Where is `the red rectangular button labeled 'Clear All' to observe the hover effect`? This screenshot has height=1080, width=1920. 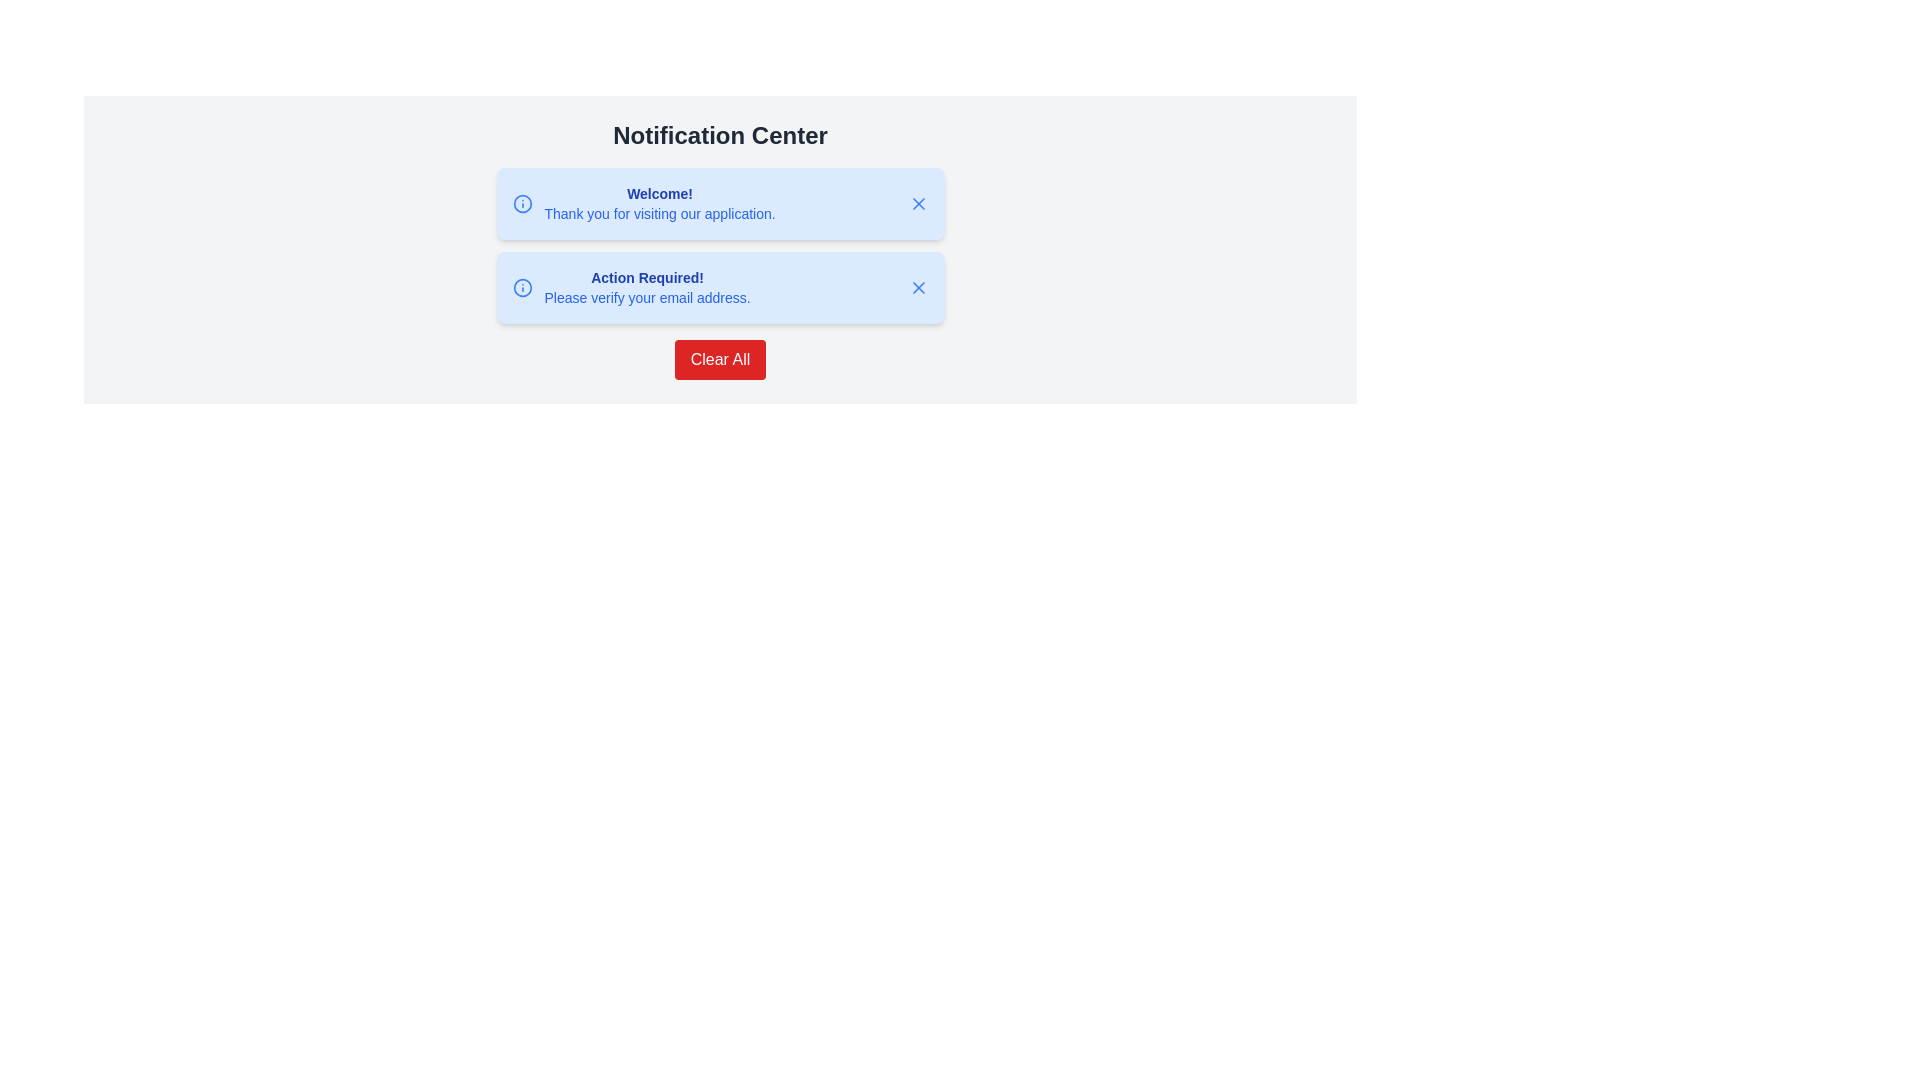 the red rectangular button labeled 'Clear All' to observe the hover effect is located at coordinates (720, 358).